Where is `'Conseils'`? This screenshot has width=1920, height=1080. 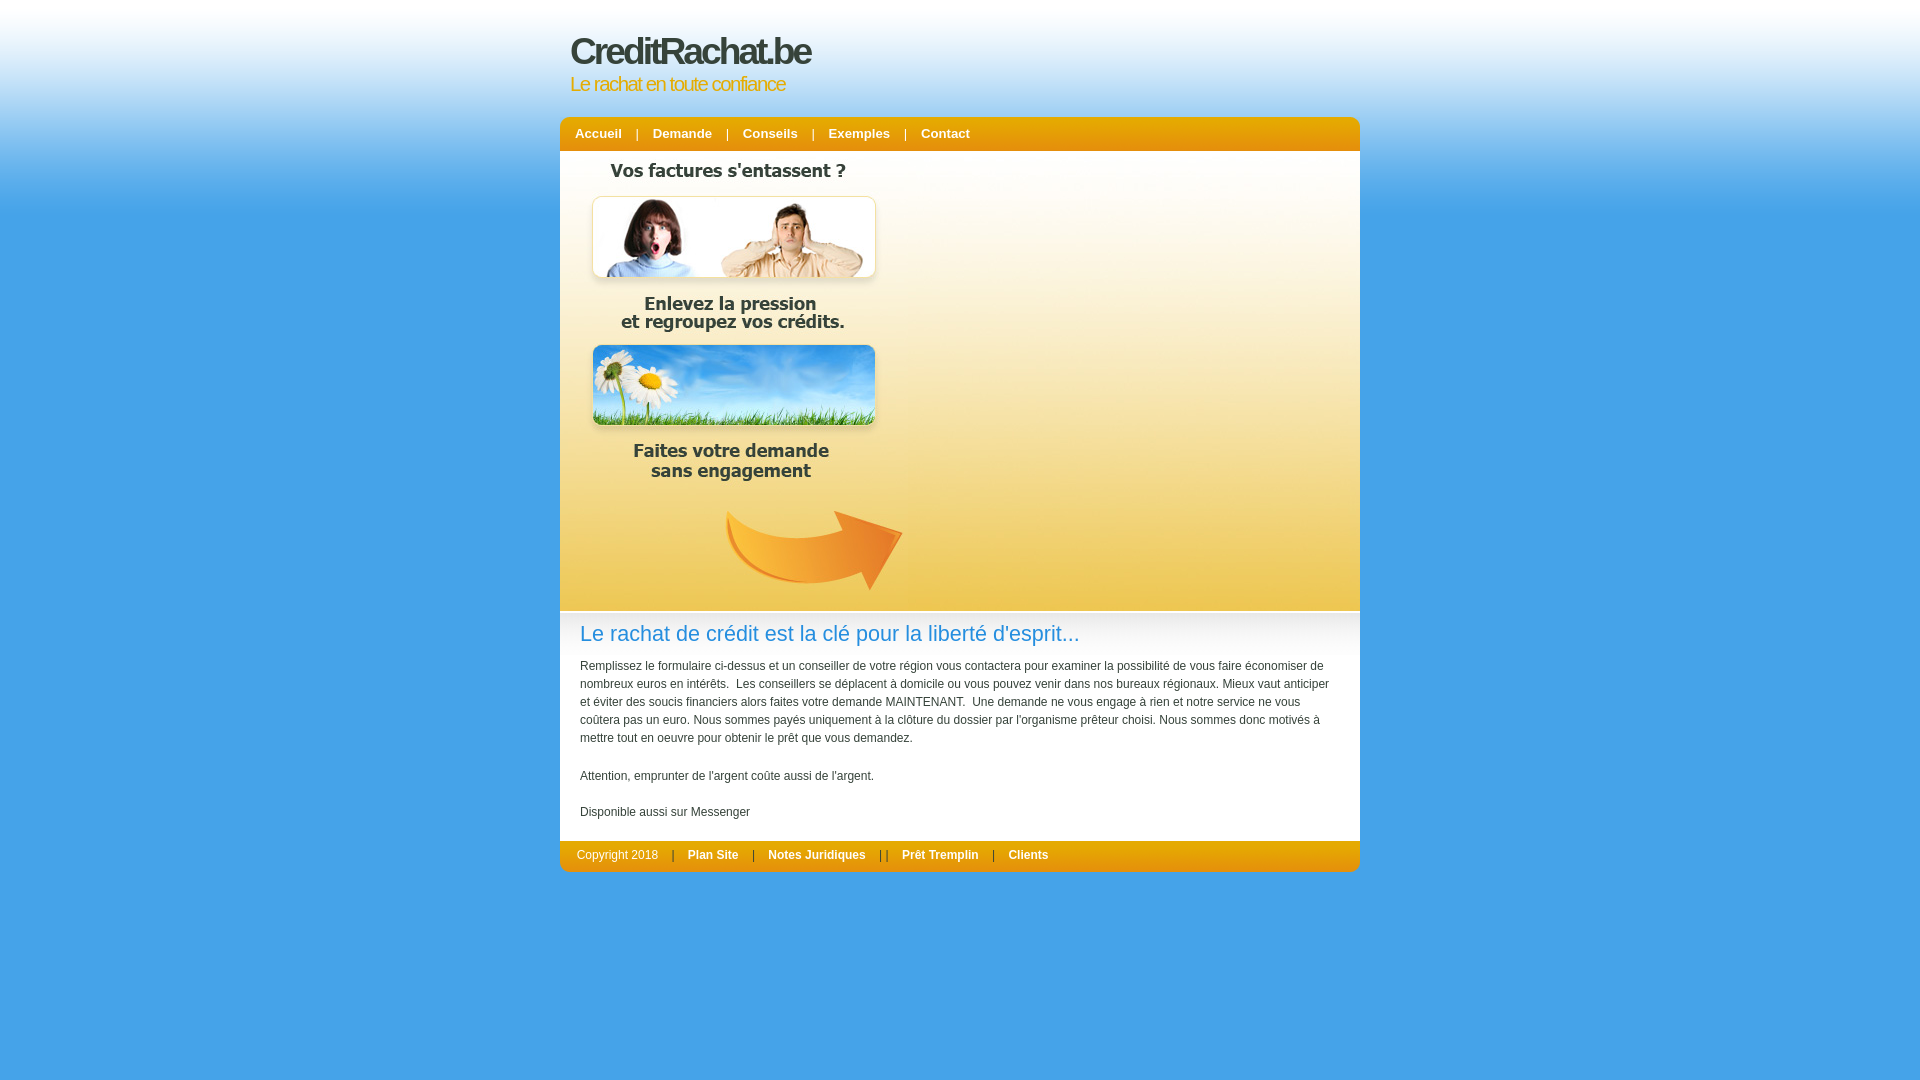
'Conseils' is located at coordinates (769, 133).